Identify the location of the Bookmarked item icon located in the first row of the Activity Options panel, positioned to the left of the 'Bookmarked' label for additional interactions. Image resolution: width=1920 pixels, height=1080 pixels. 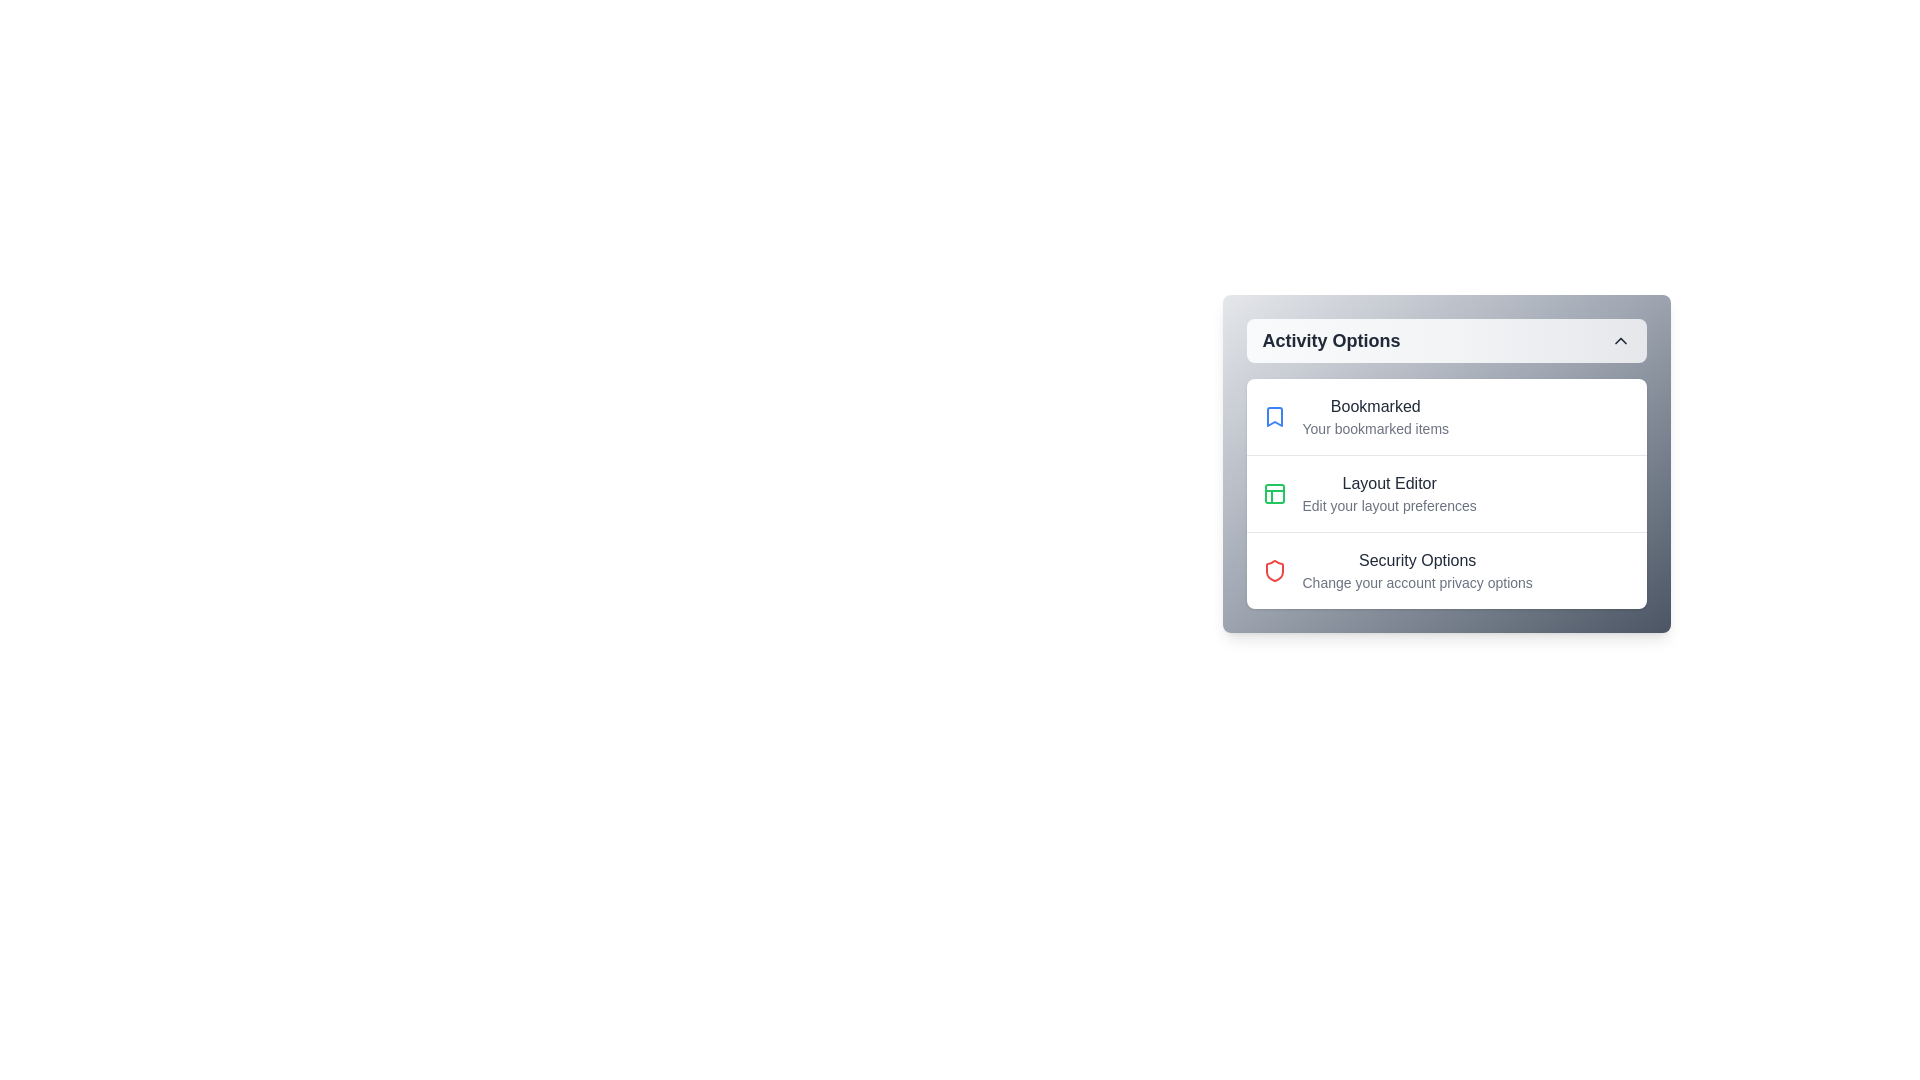
(1273, 415).